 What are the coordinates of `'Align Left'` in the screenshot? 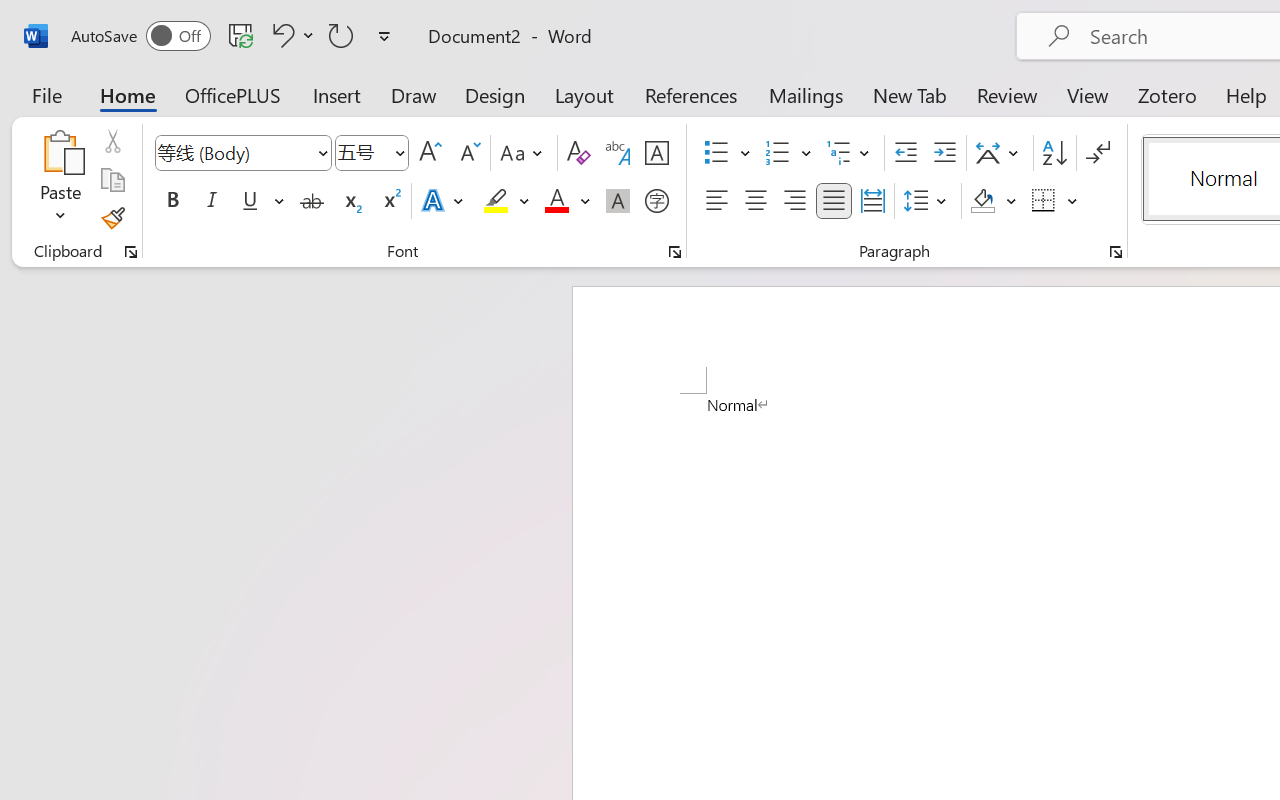 It's located at (716, 201).